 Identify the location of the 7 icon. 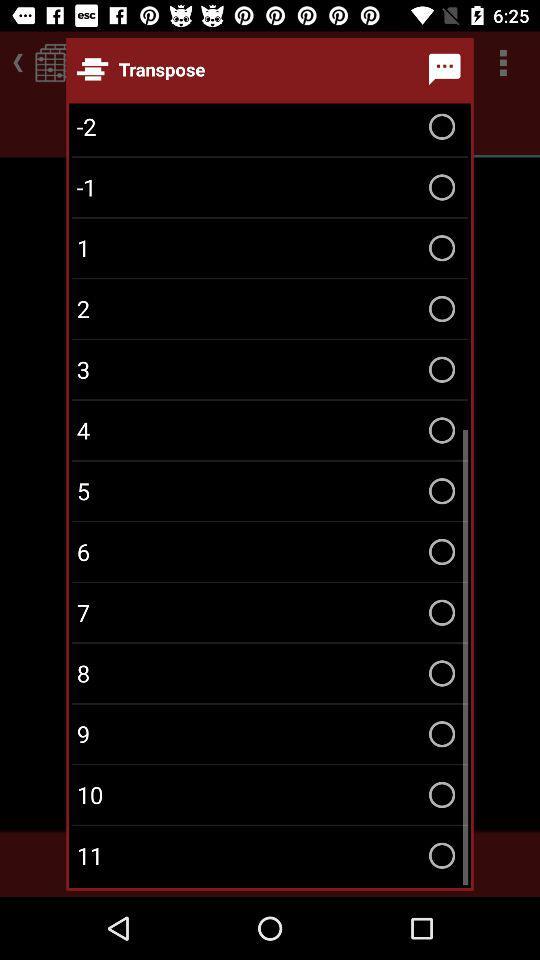
(270, 611).